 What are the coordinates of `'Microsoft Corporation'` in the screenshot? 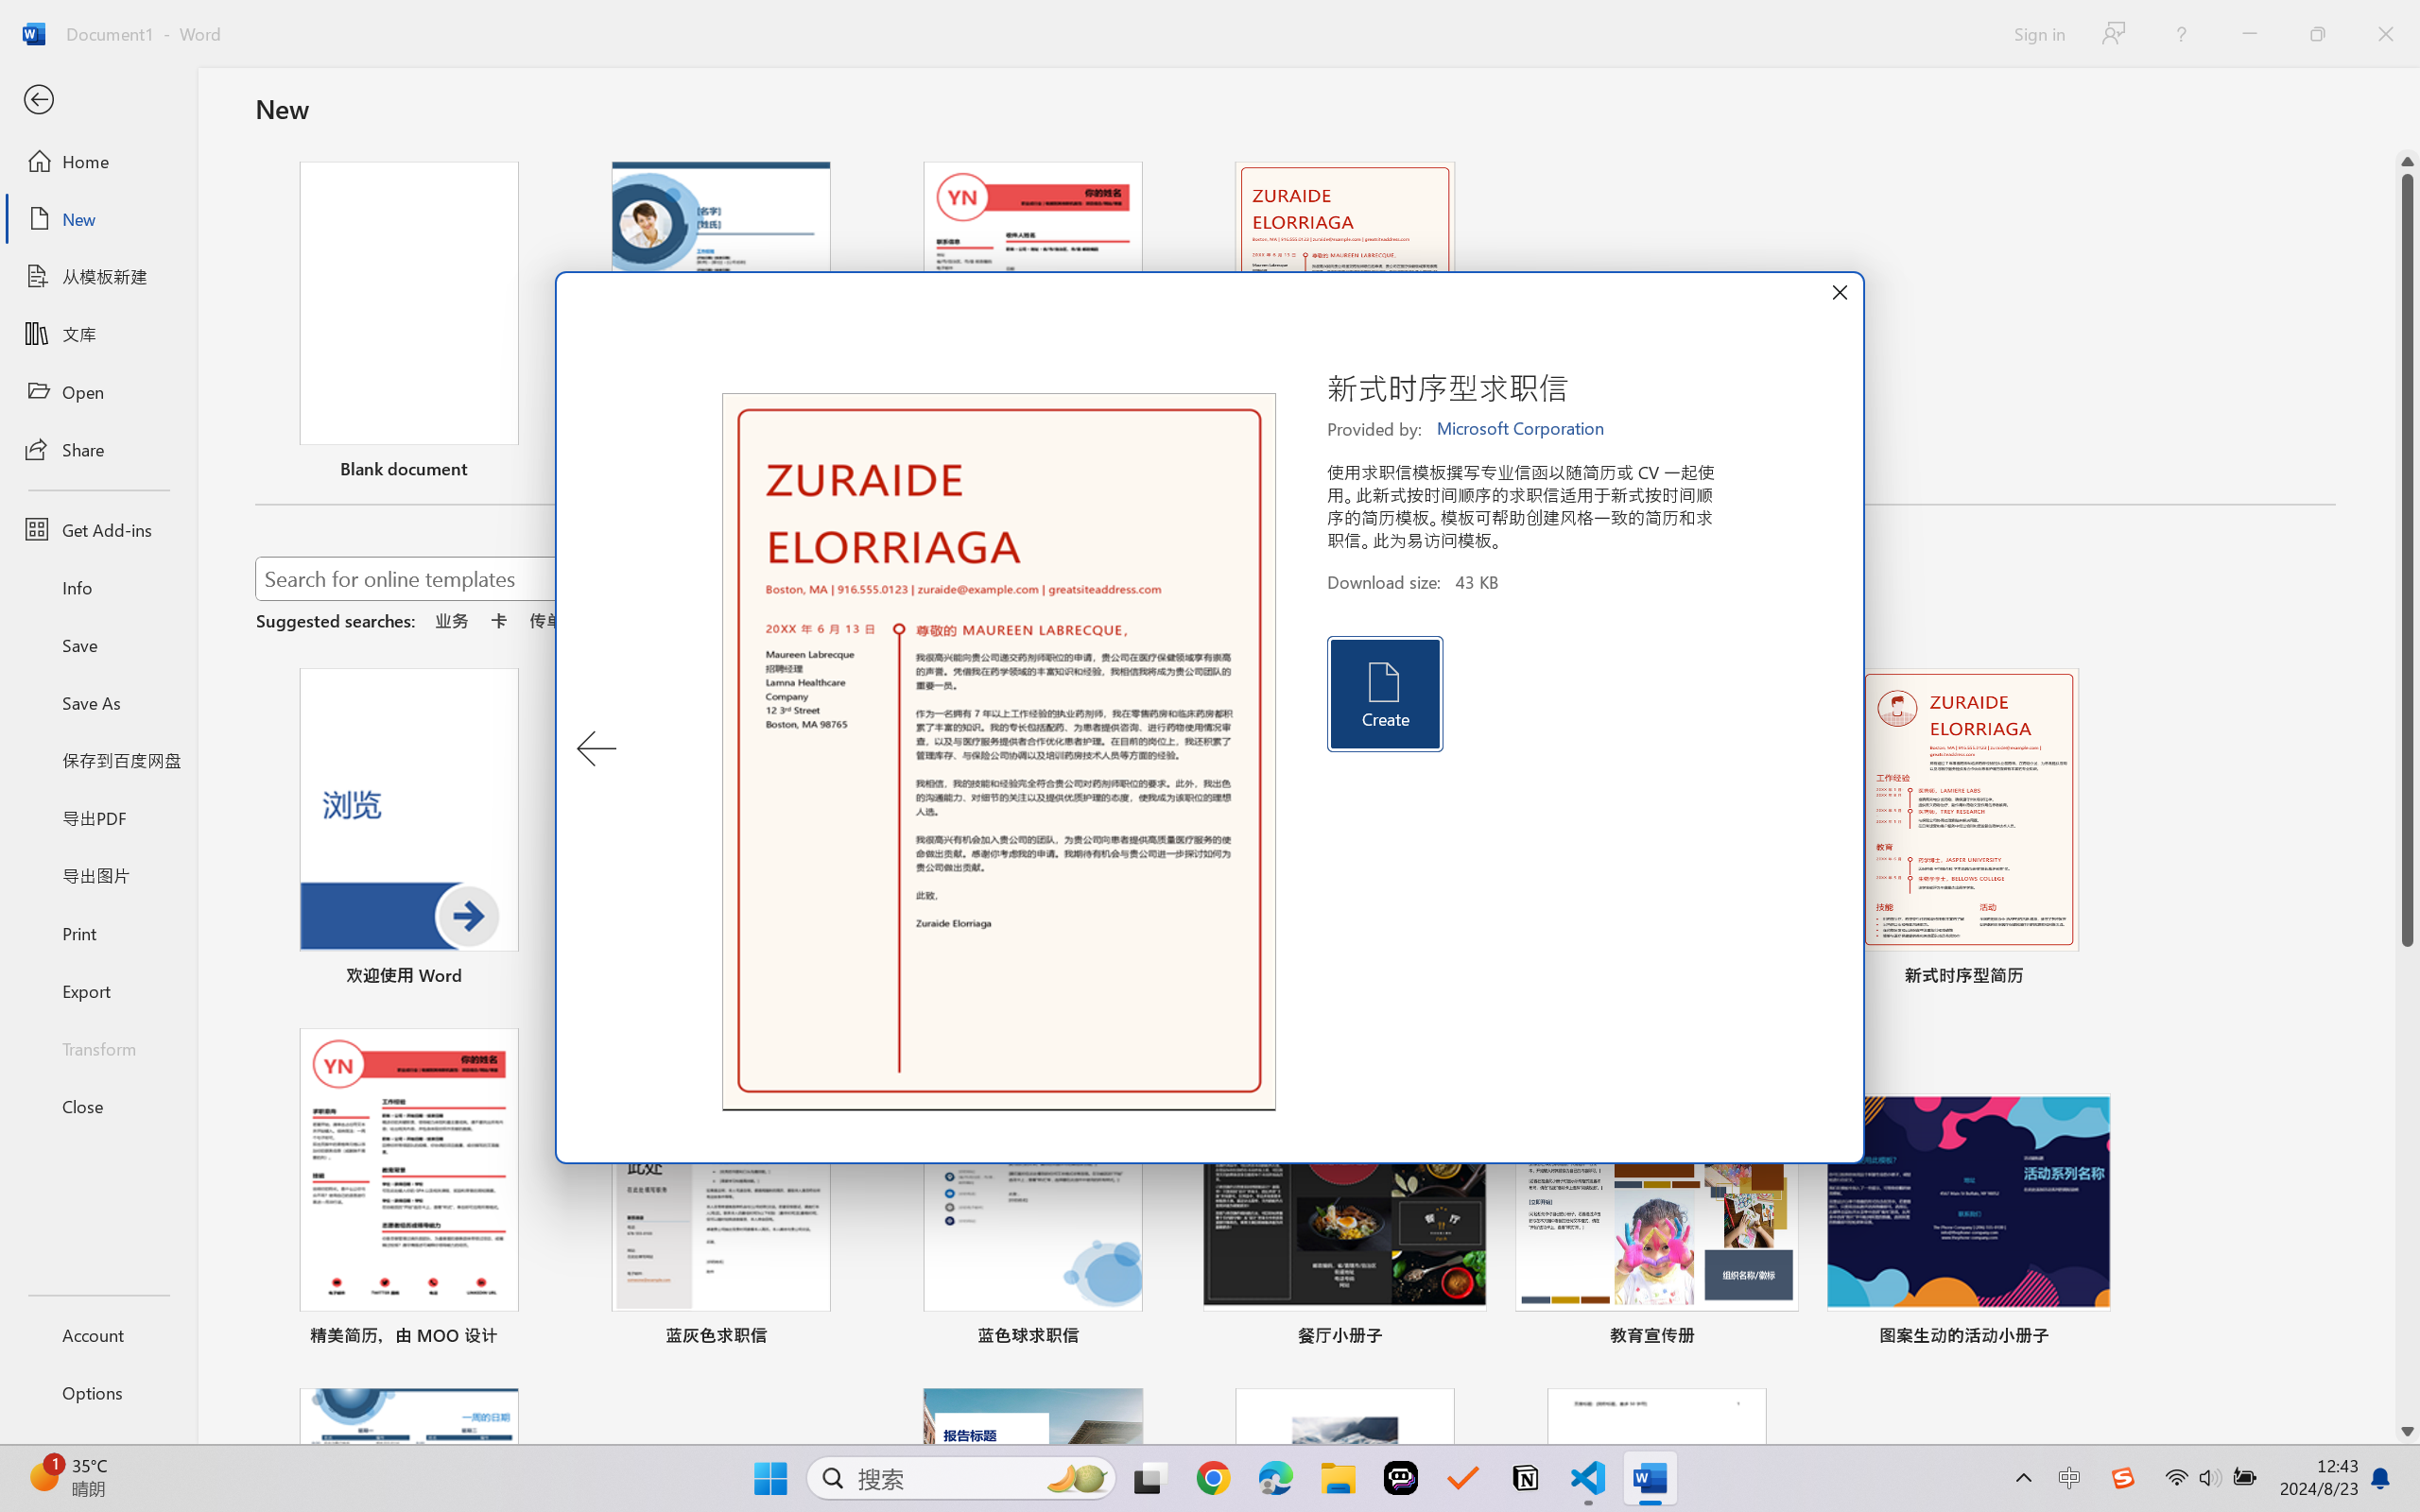 It's located at (1521, 428).